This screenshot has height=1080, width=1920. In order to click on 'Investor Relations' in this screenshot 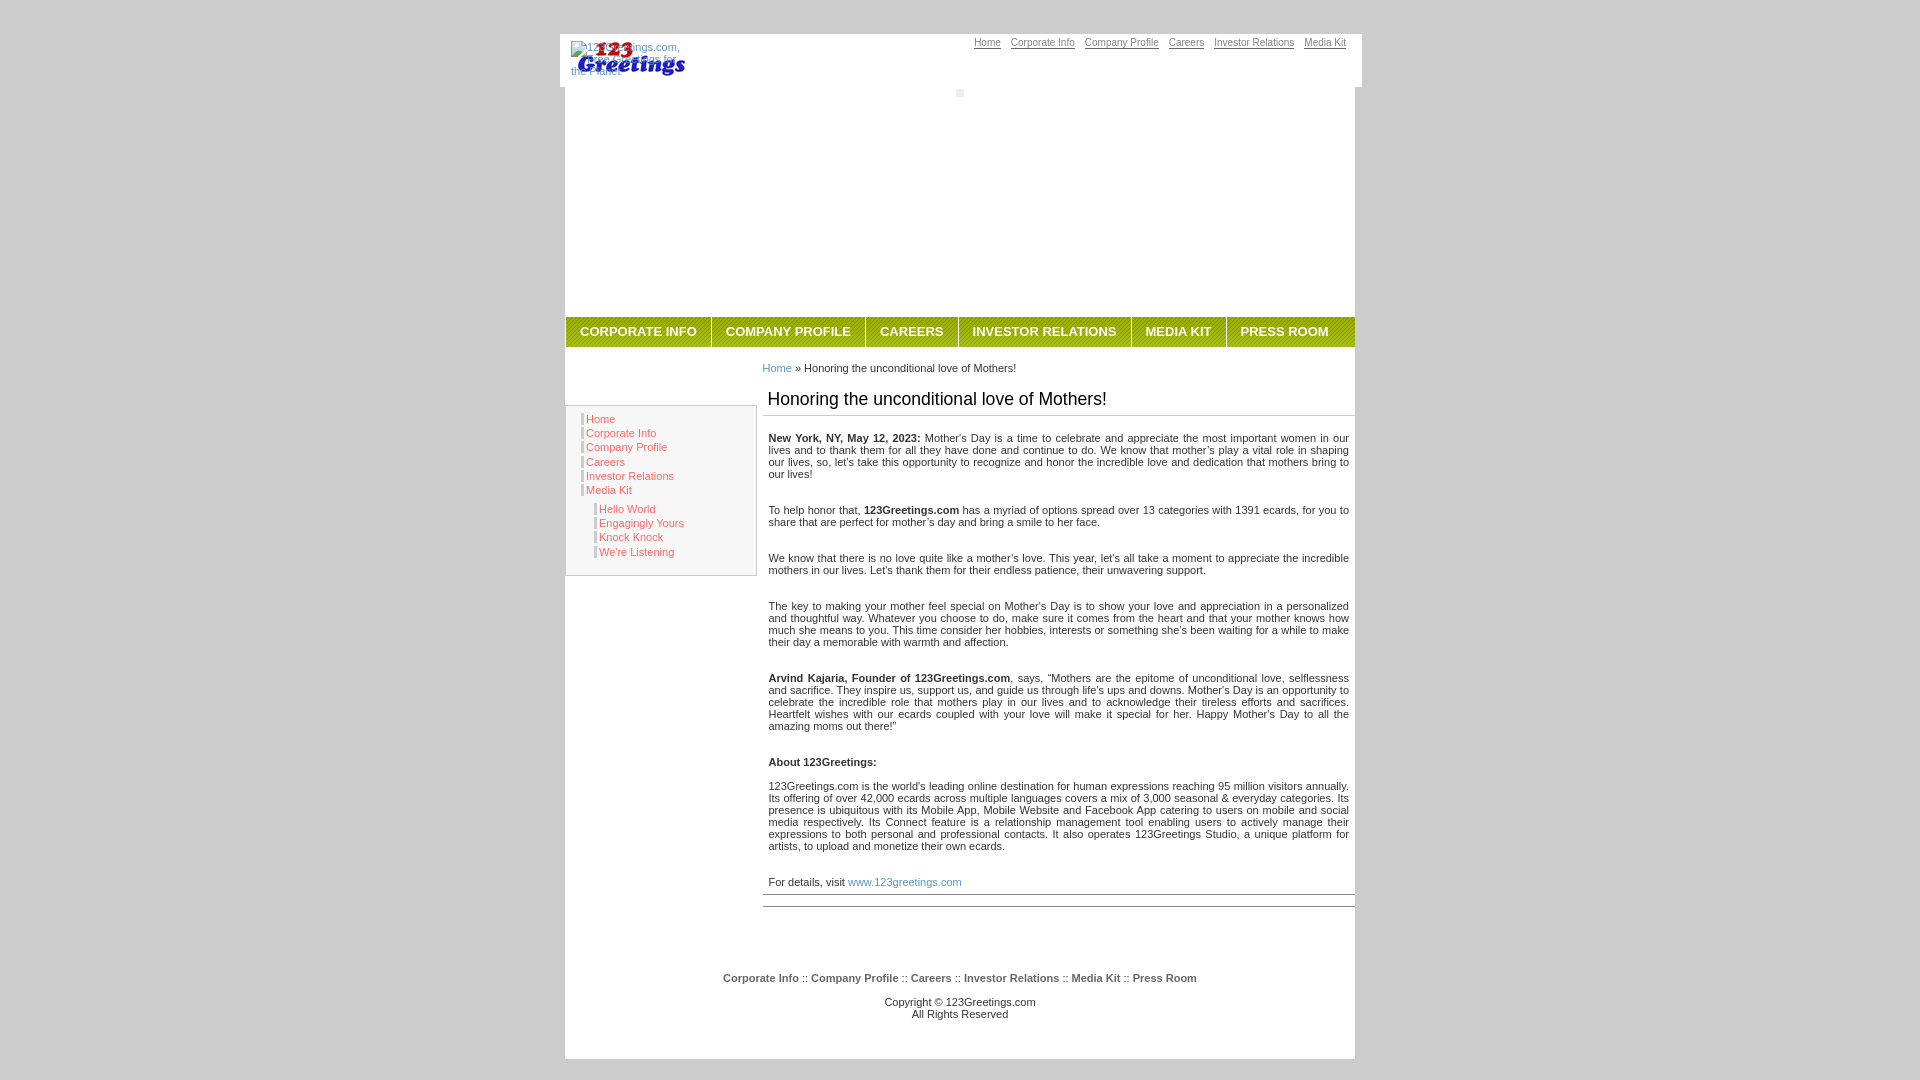, I will do `click(626, 475)`.